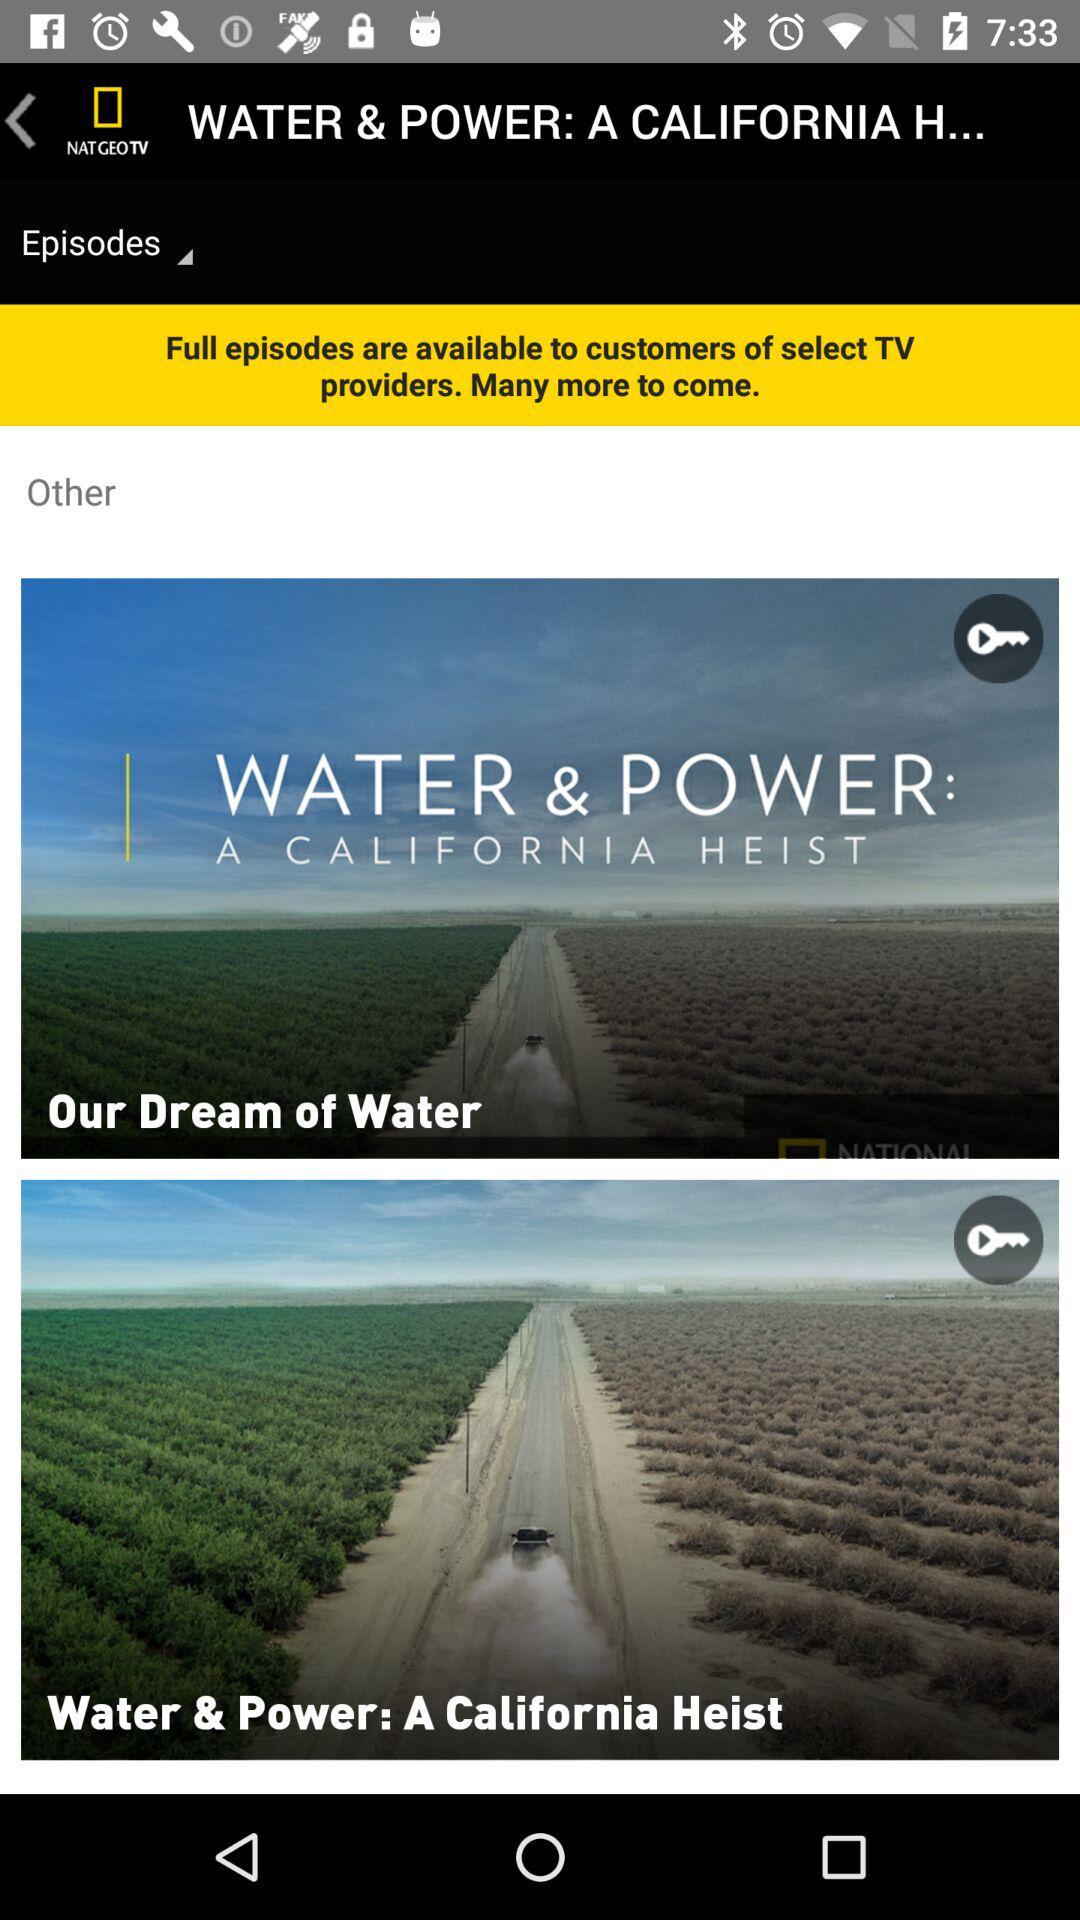 This screenshot has width=1080, height=1920. I want to click on go back, so click(20, 119).